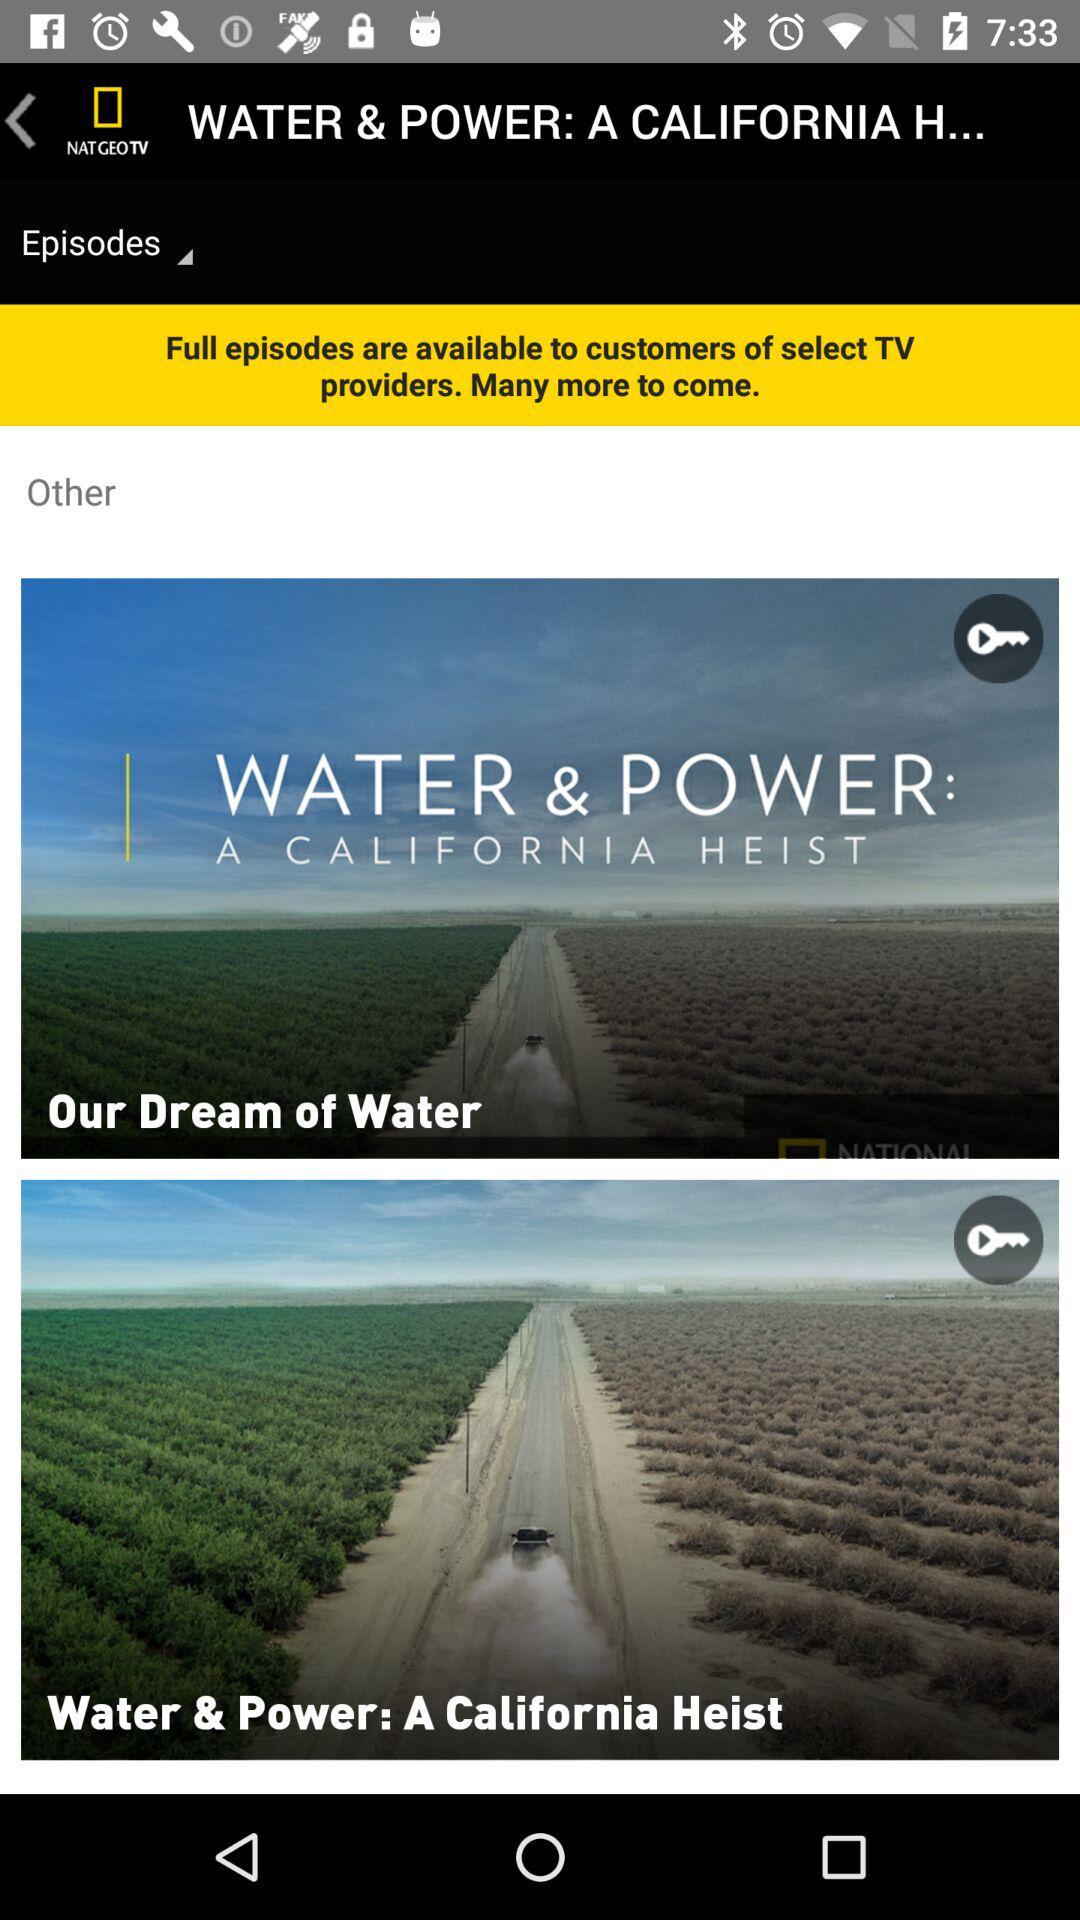 This screenshot has width=1080, height=1920. I want to click on go back, so click(20, 119).